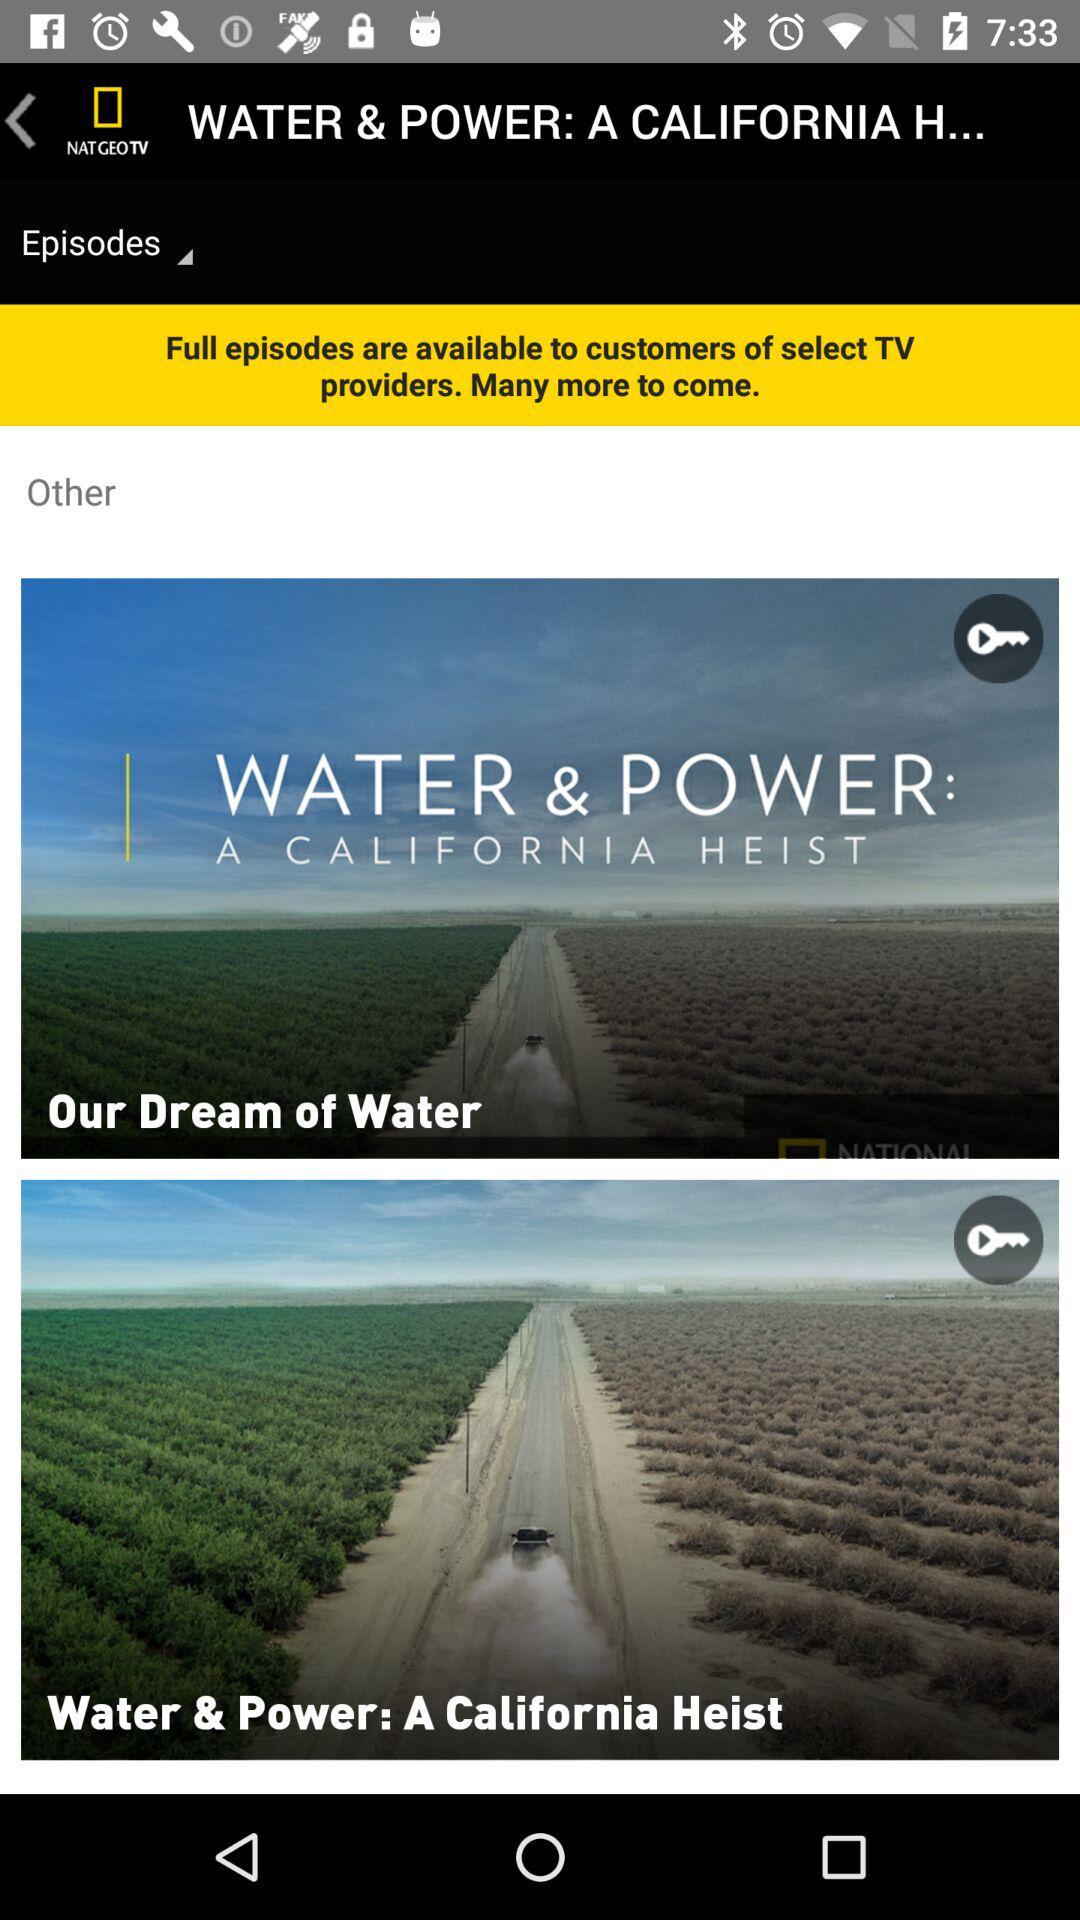 This screenshot has width=1080, height=1920. I want to click on go back, so click(20, 119).